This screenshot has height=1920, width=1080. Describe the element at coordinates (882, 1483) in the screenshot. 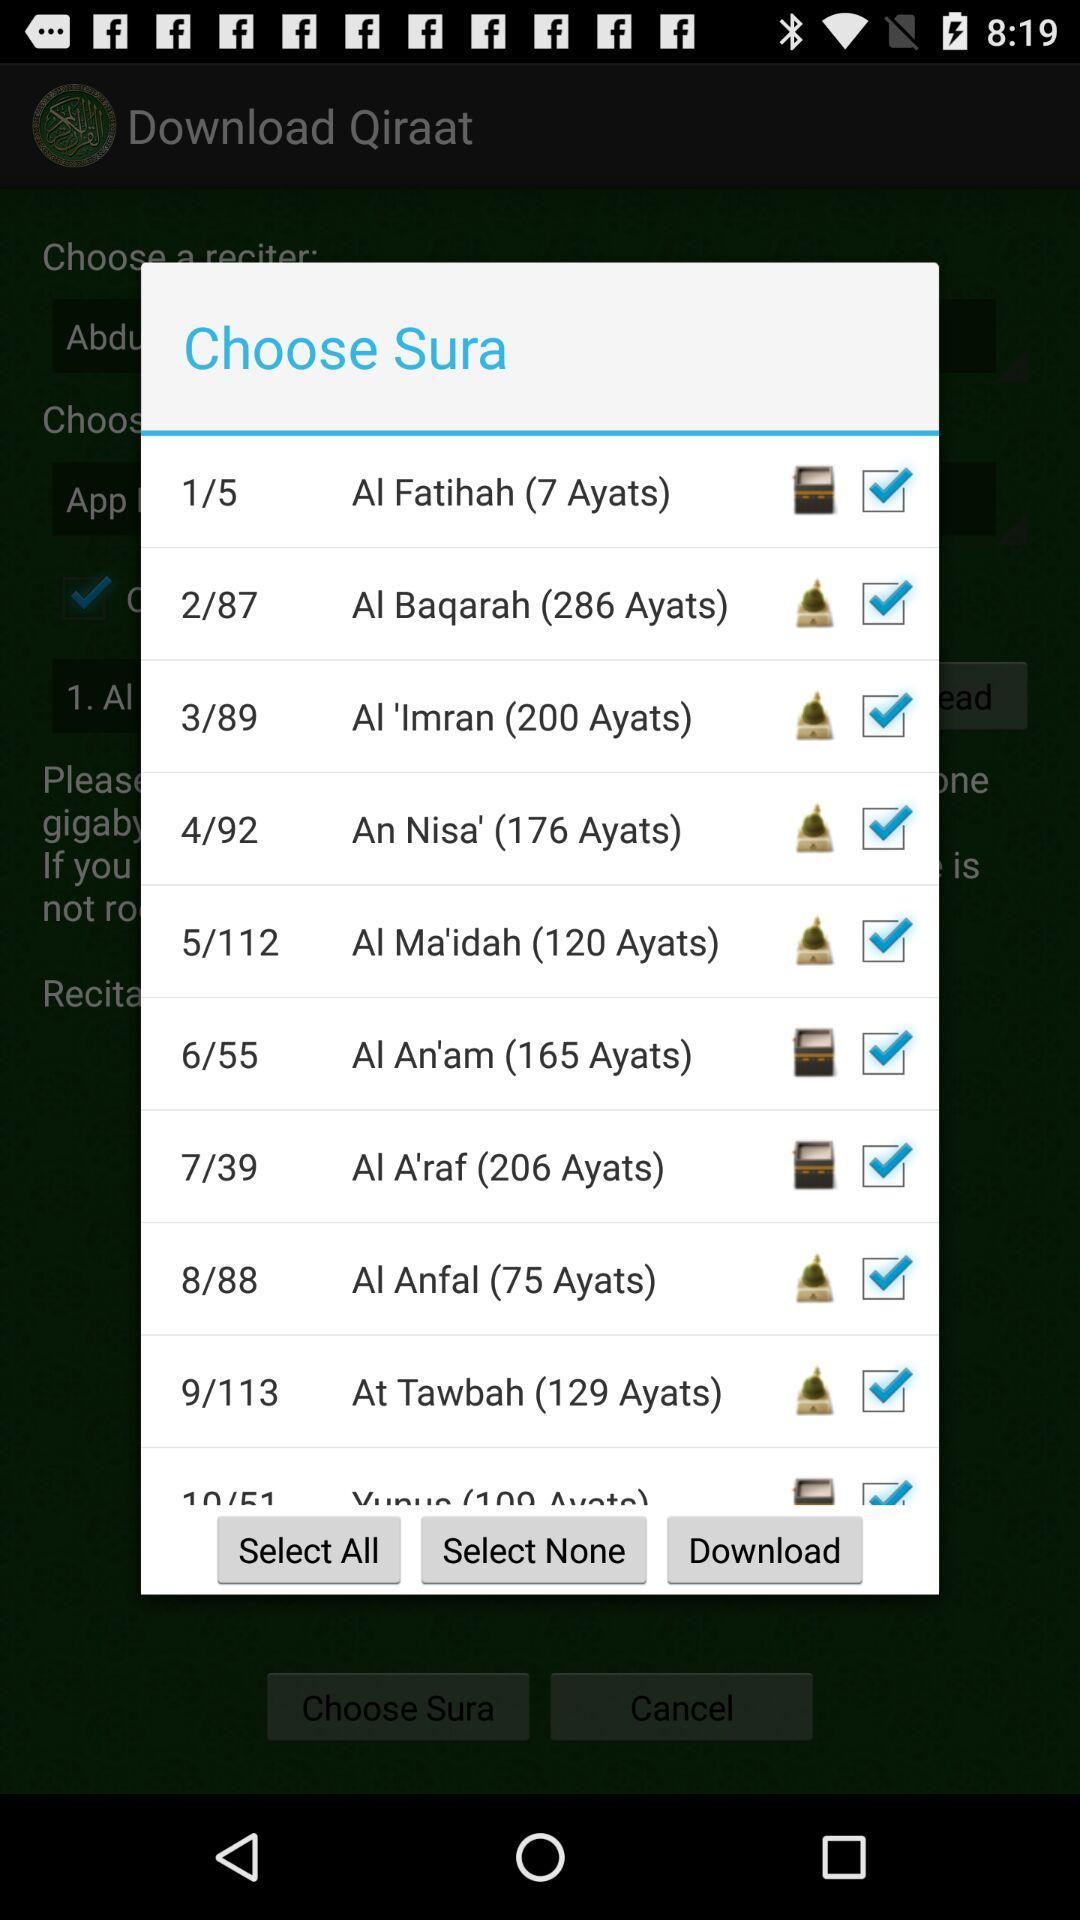

I see `deselect file` at that location.